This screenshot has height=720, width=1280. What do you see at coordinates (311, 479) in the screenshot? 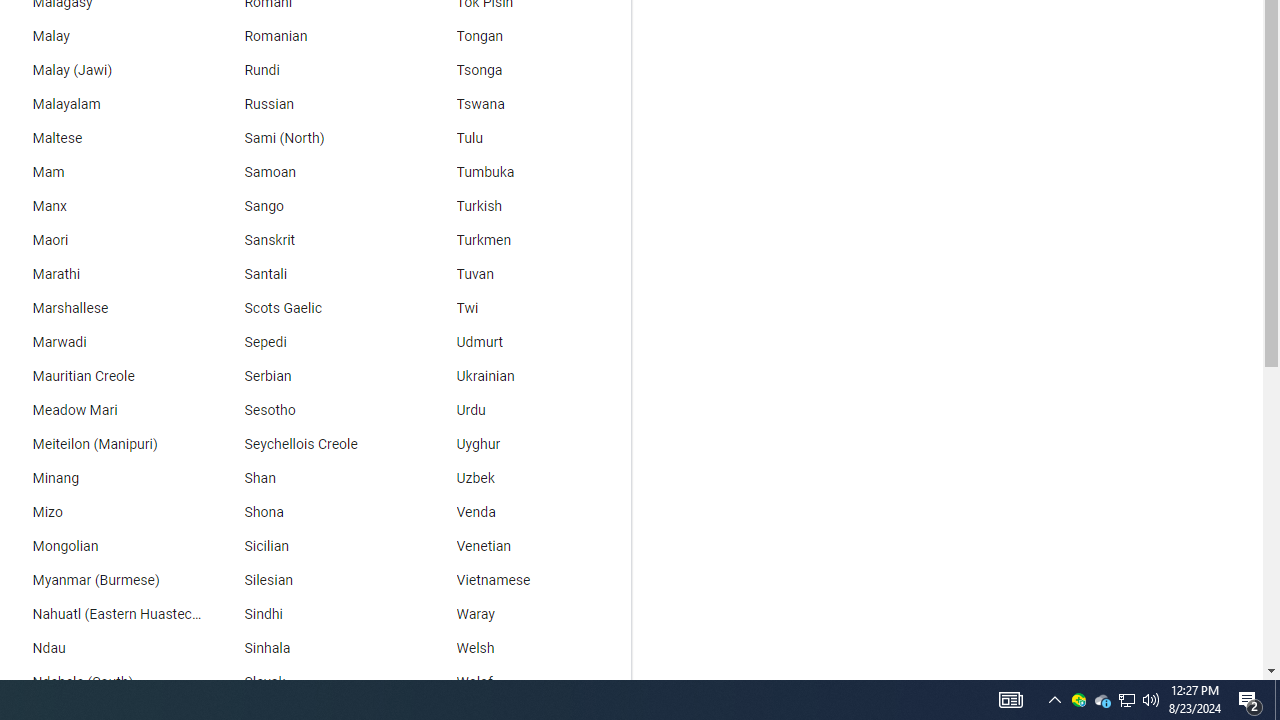
I see `'Shan'` at bounding box center [311, 479].